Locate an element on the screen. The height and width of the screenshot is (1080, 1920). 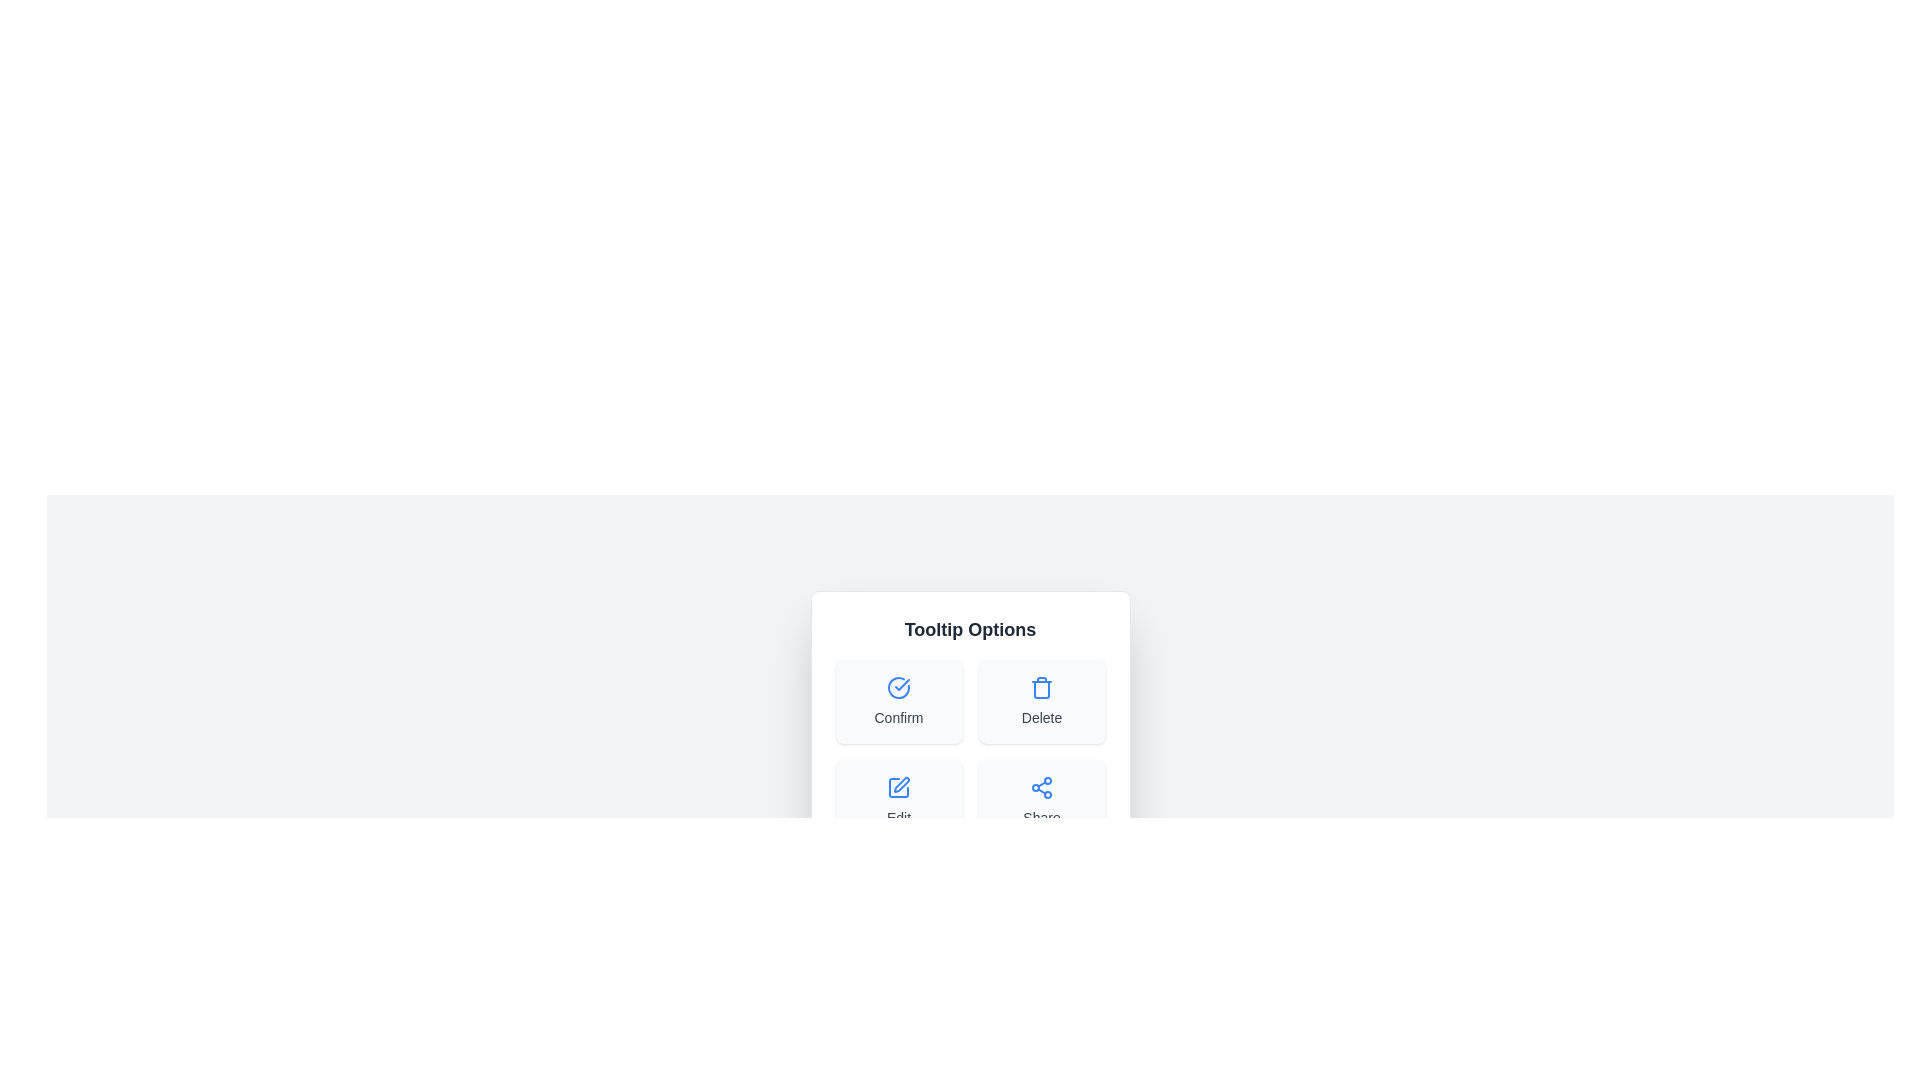
the 'Delete' text label, which is part of a tile featuring a blue trash can icon above it, located near the bottom center of the UI is located at coordinates (1040, 716).